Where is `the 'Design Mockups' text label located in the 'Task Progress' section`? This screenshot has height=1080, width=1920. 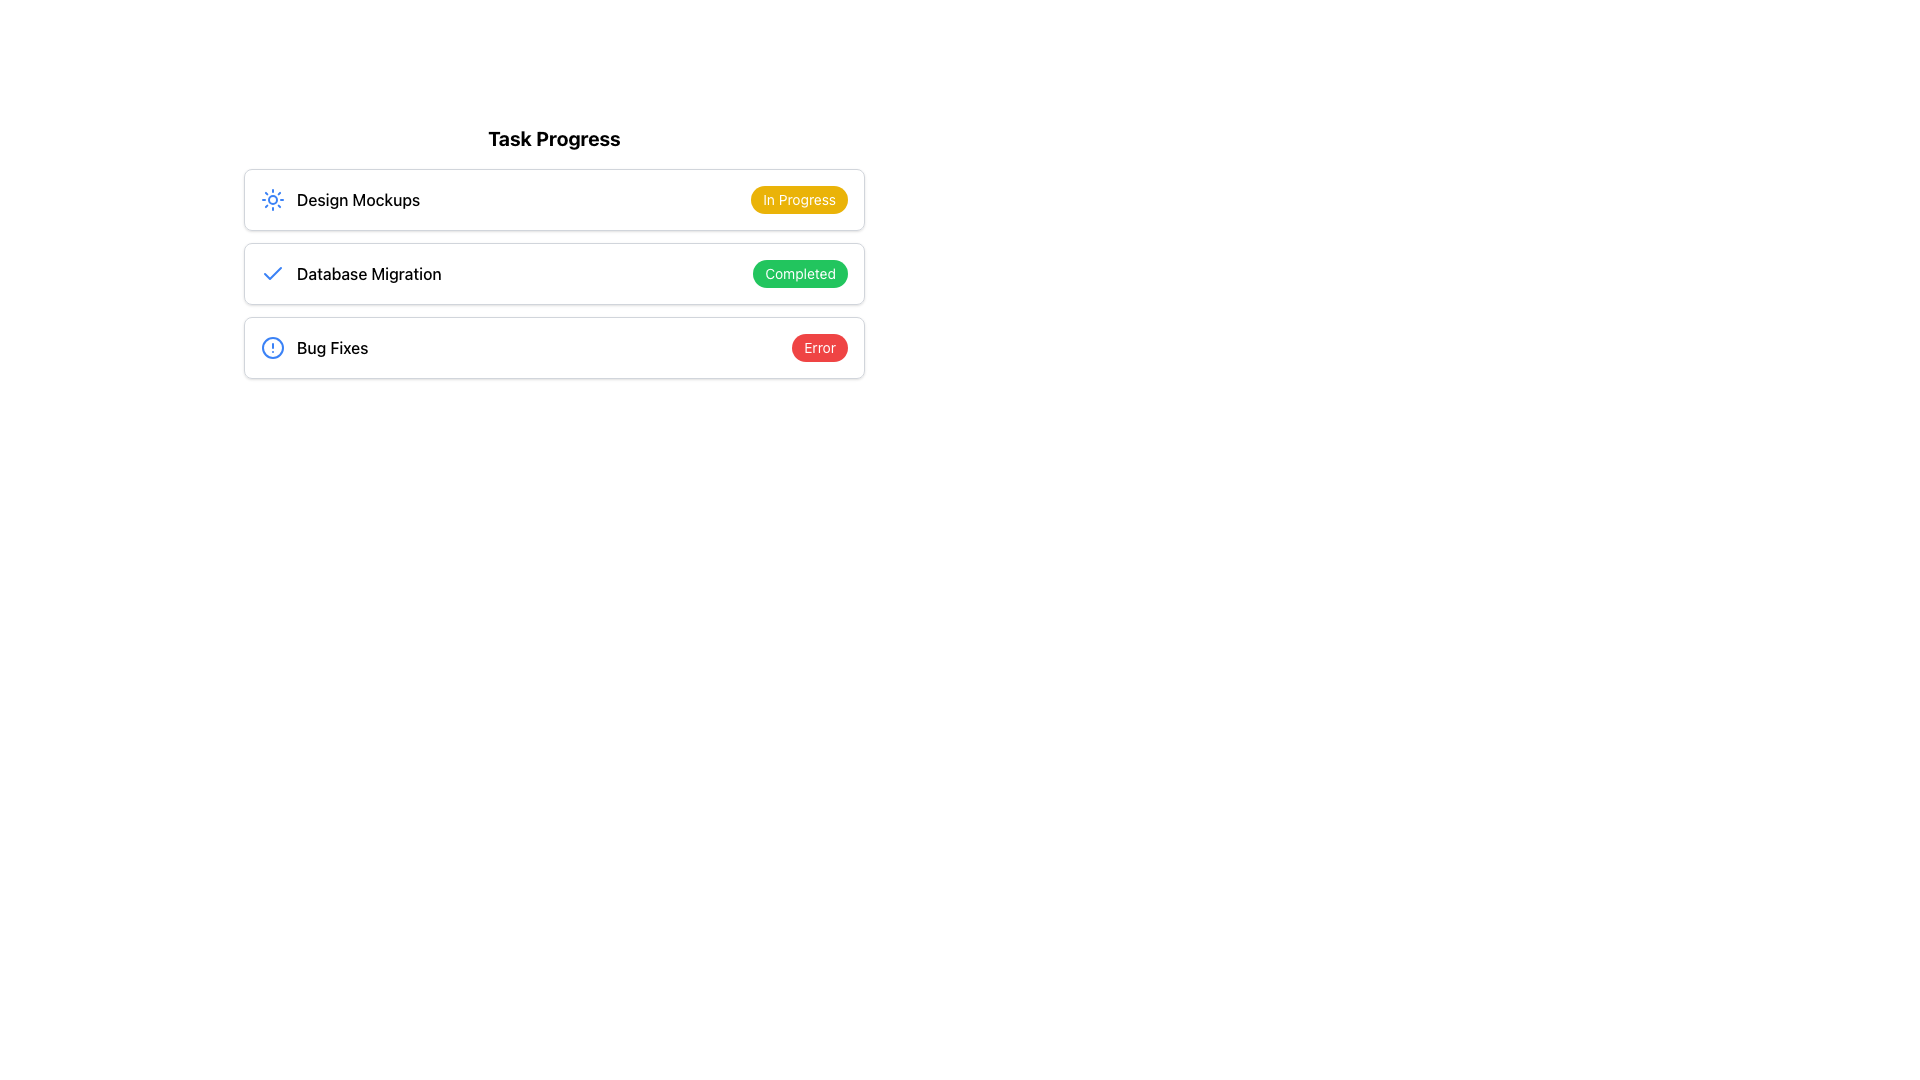
the 'Design Mockups' text label located in the 'Task Progress' section is located at coordinates (358, 200).